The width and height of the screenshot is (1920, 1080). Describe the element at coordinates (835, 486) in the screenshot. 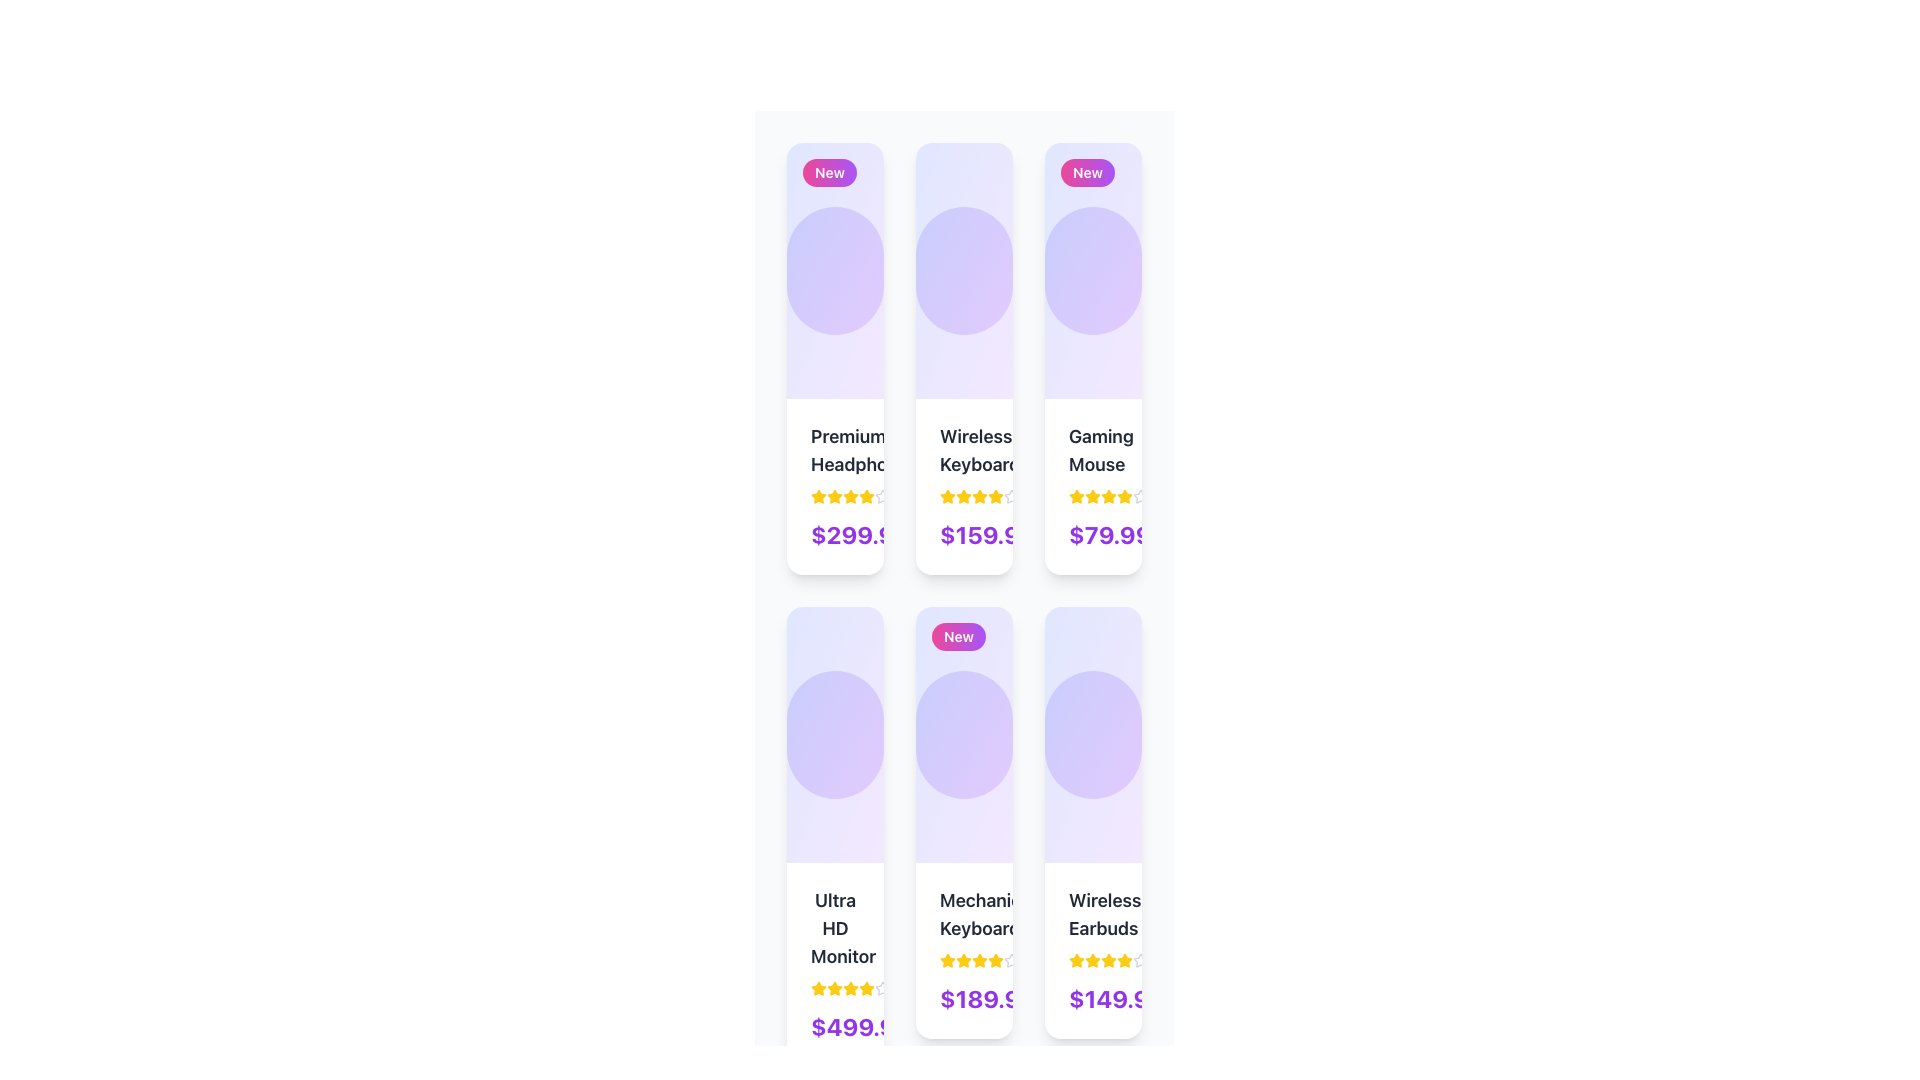

I see `any of the five star icons in the rating indicator for the Premium Headphones product card, which is located at the top-left corner of the grid layout` at that location.